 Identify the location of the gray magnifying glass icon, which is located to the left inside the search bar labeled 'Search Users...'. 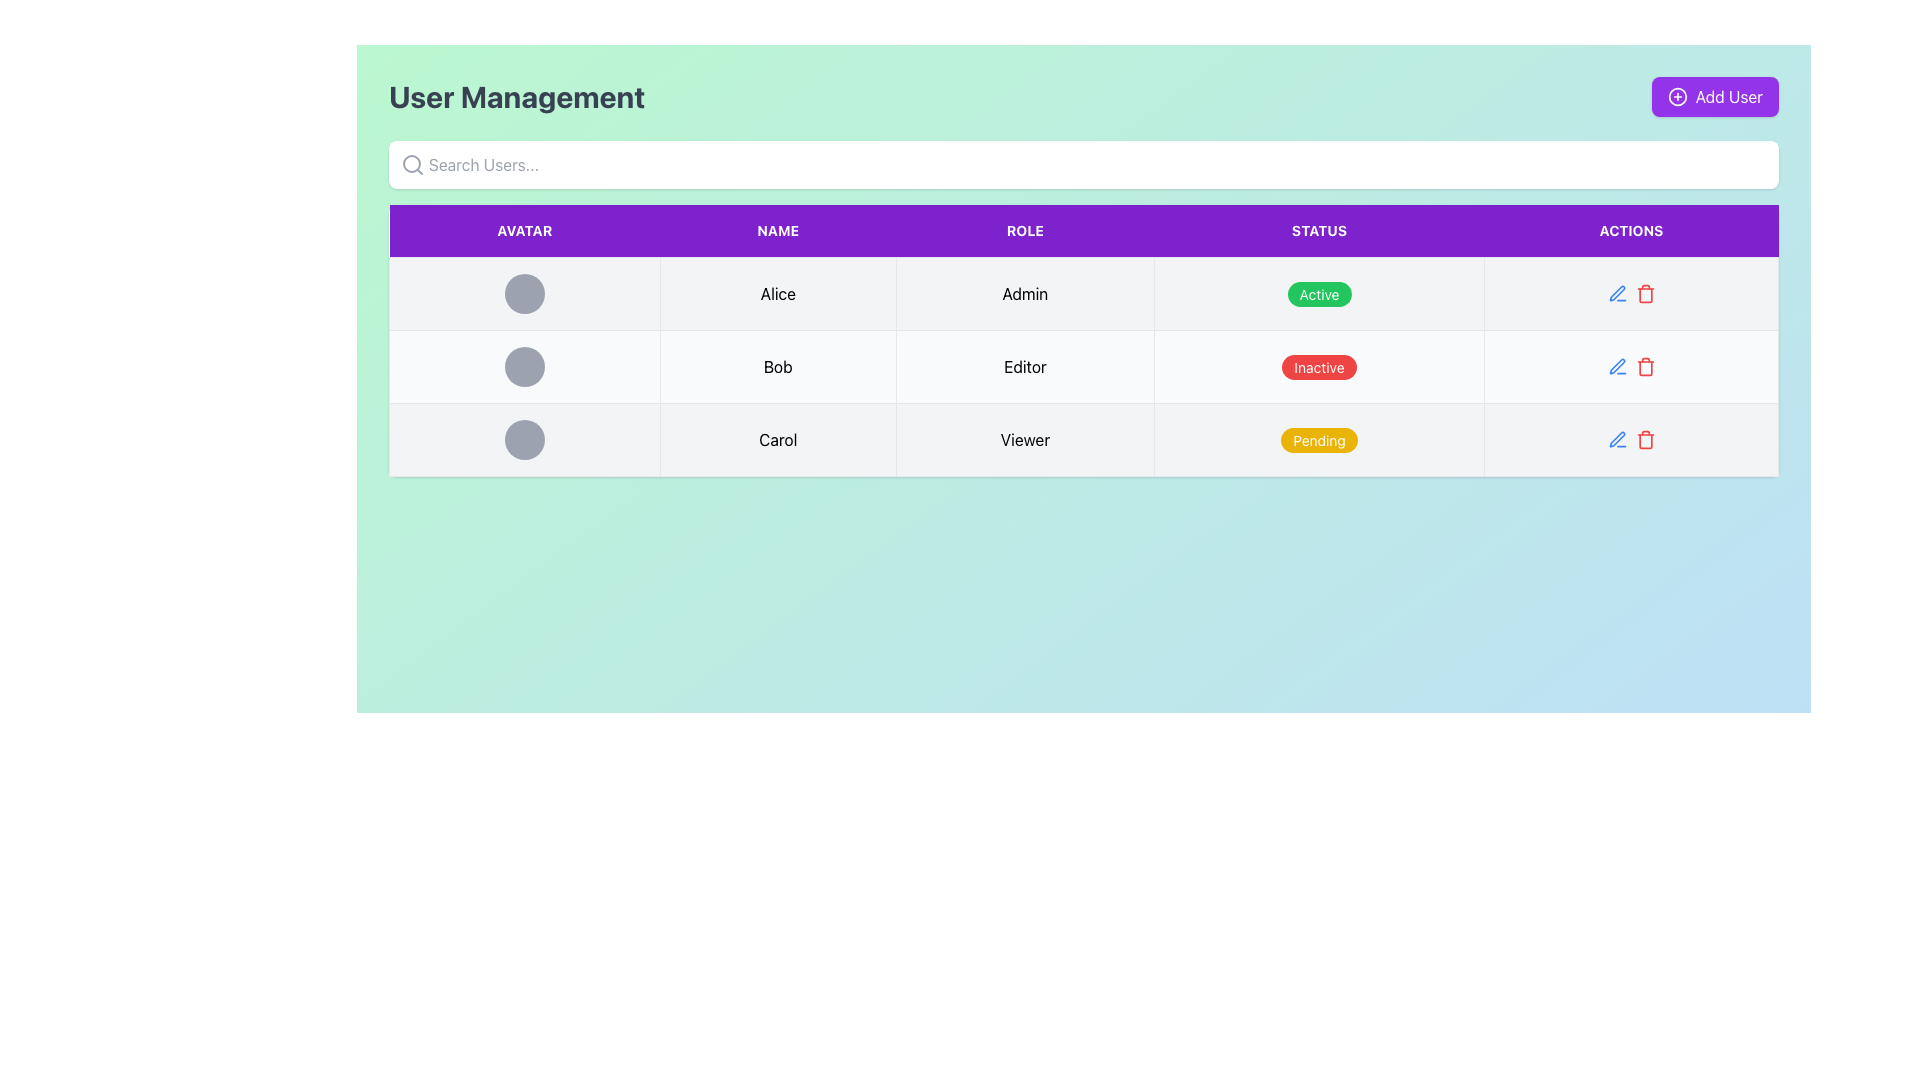
(411, 164).